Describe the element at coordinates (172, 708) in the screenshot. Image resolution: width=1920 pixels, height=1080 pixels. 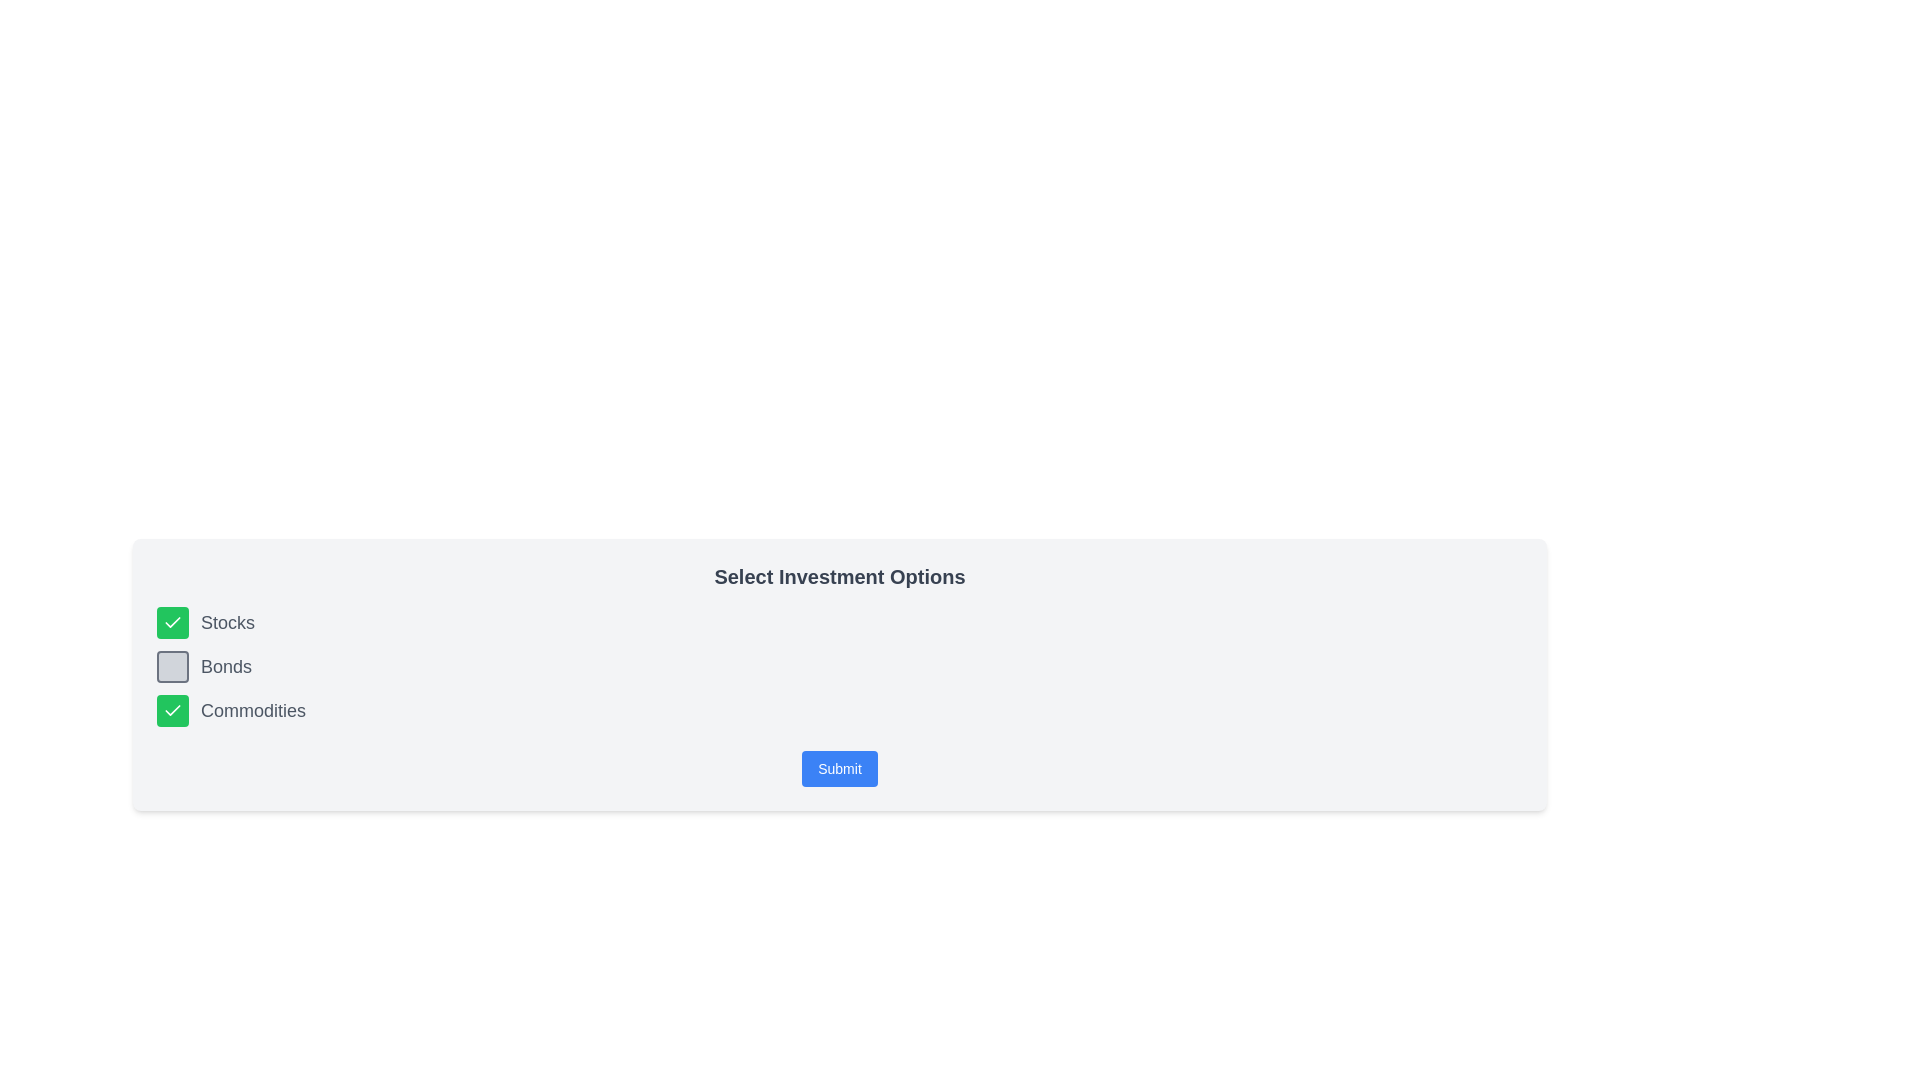
I see `the checkmark icon indicating that the 'Commodities' option has been selected from the list of checkbox options` at that location.